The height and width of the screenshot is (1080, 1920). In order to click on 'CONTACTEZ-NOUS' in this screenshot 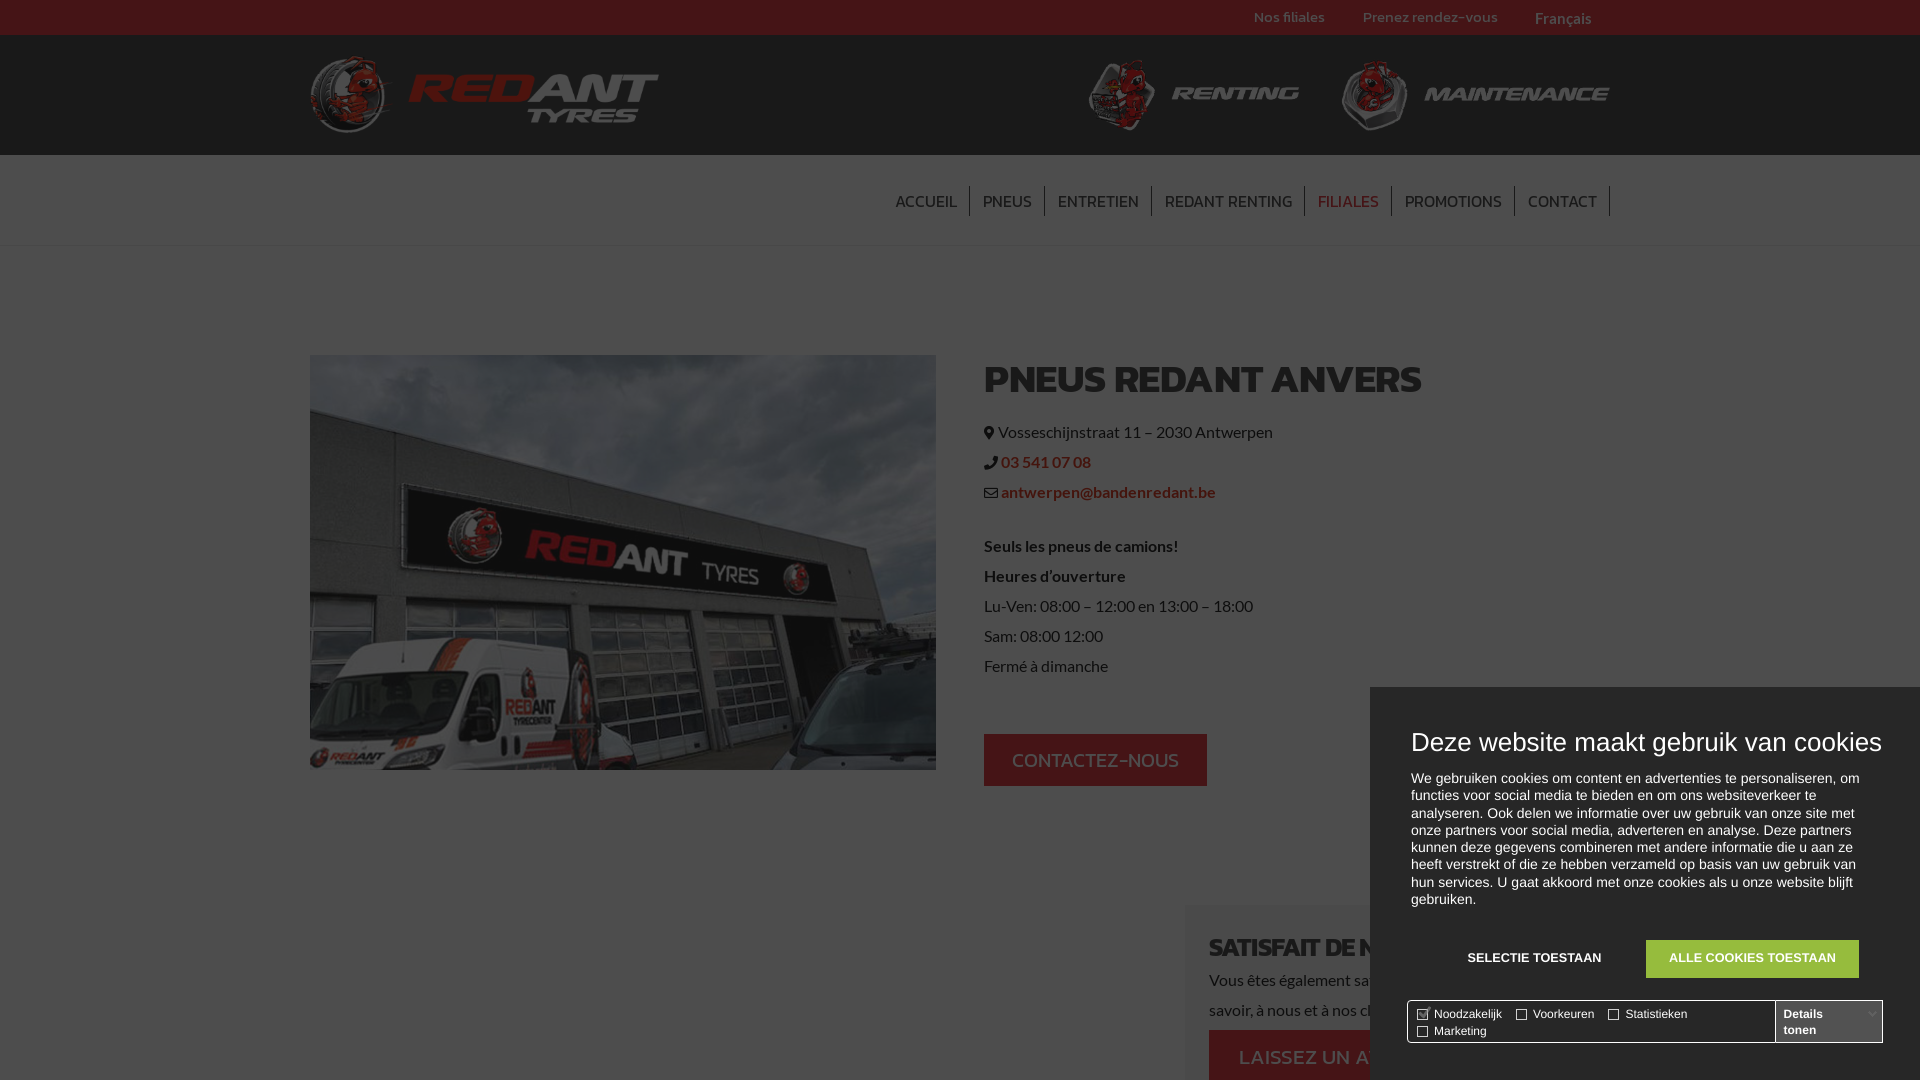, I will do `click(1094, 759)`.